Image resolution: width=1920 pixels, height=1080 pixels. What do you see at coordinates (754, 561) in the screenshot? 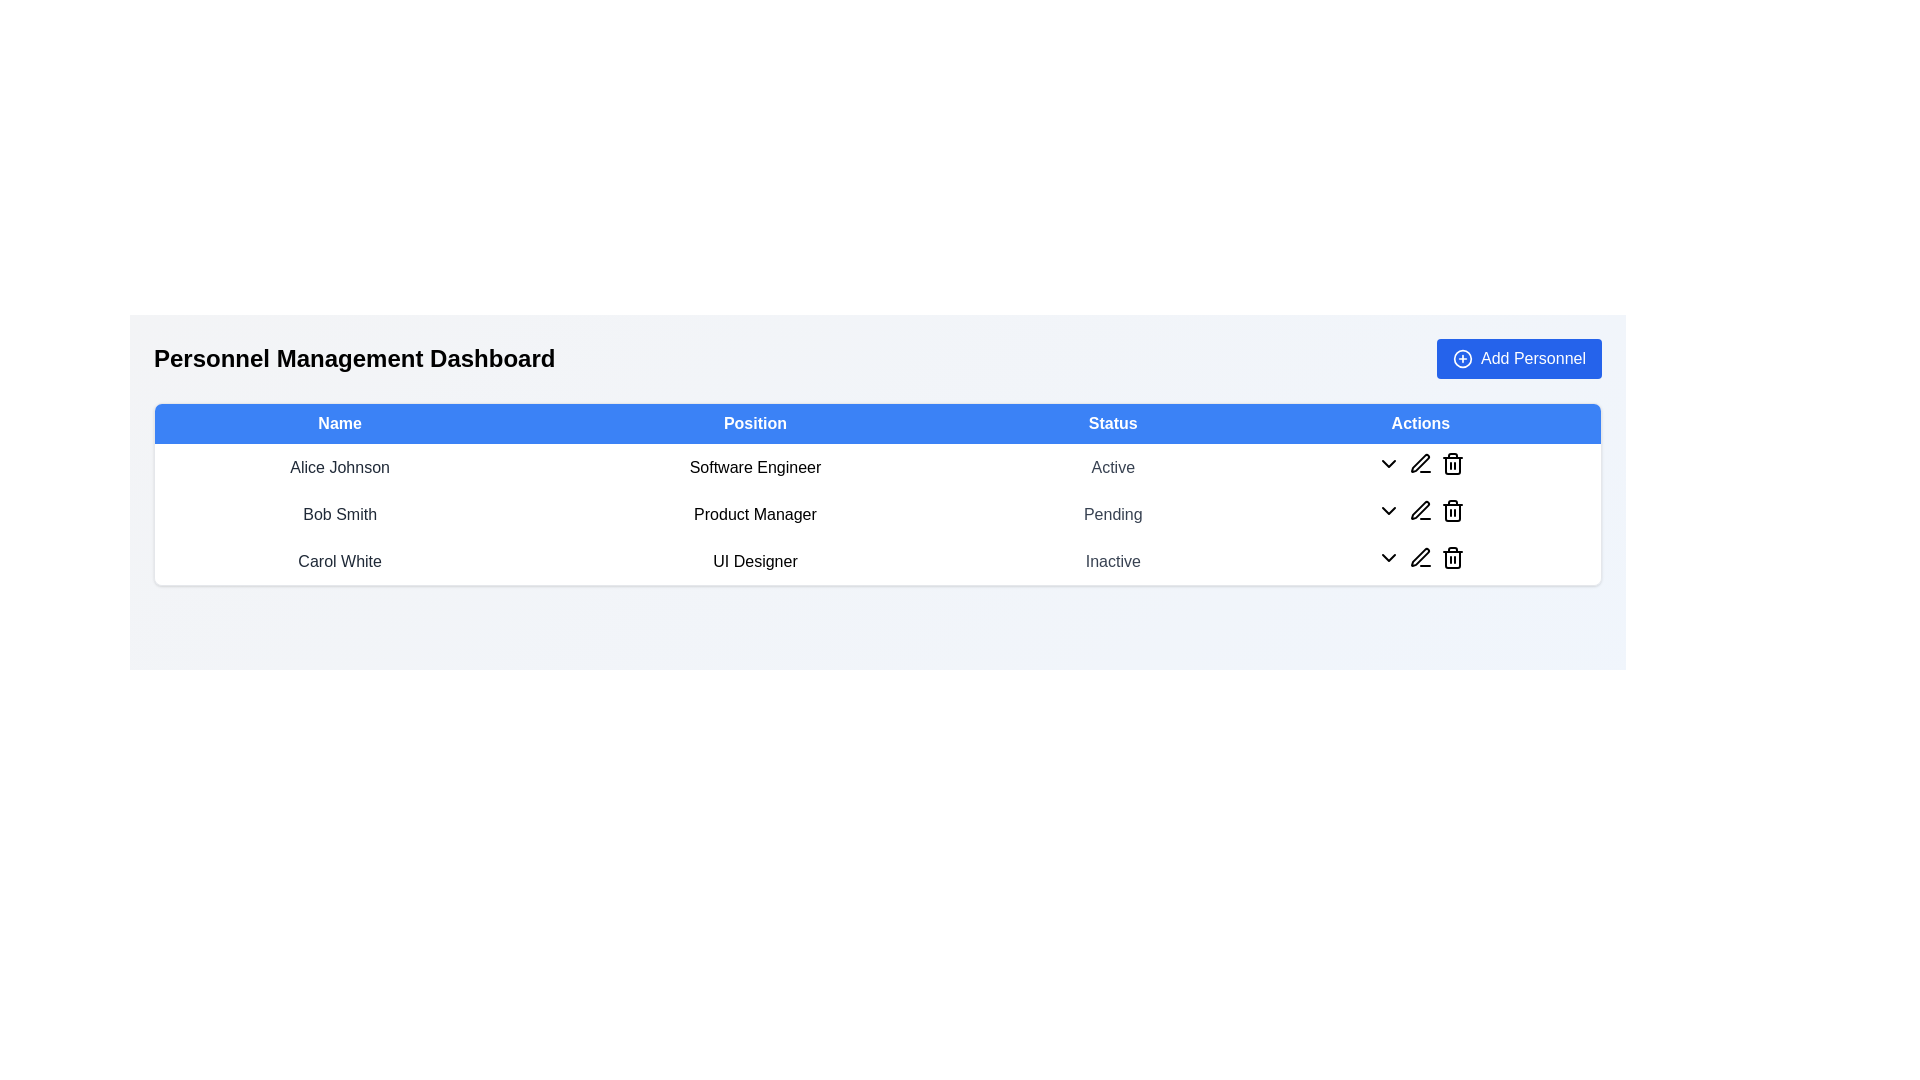
I see `the text block labeled 'UI Designer' in the 'Position' column of the row associated with 'Carol White' in the displayed table` at bounding box center [754, 561].